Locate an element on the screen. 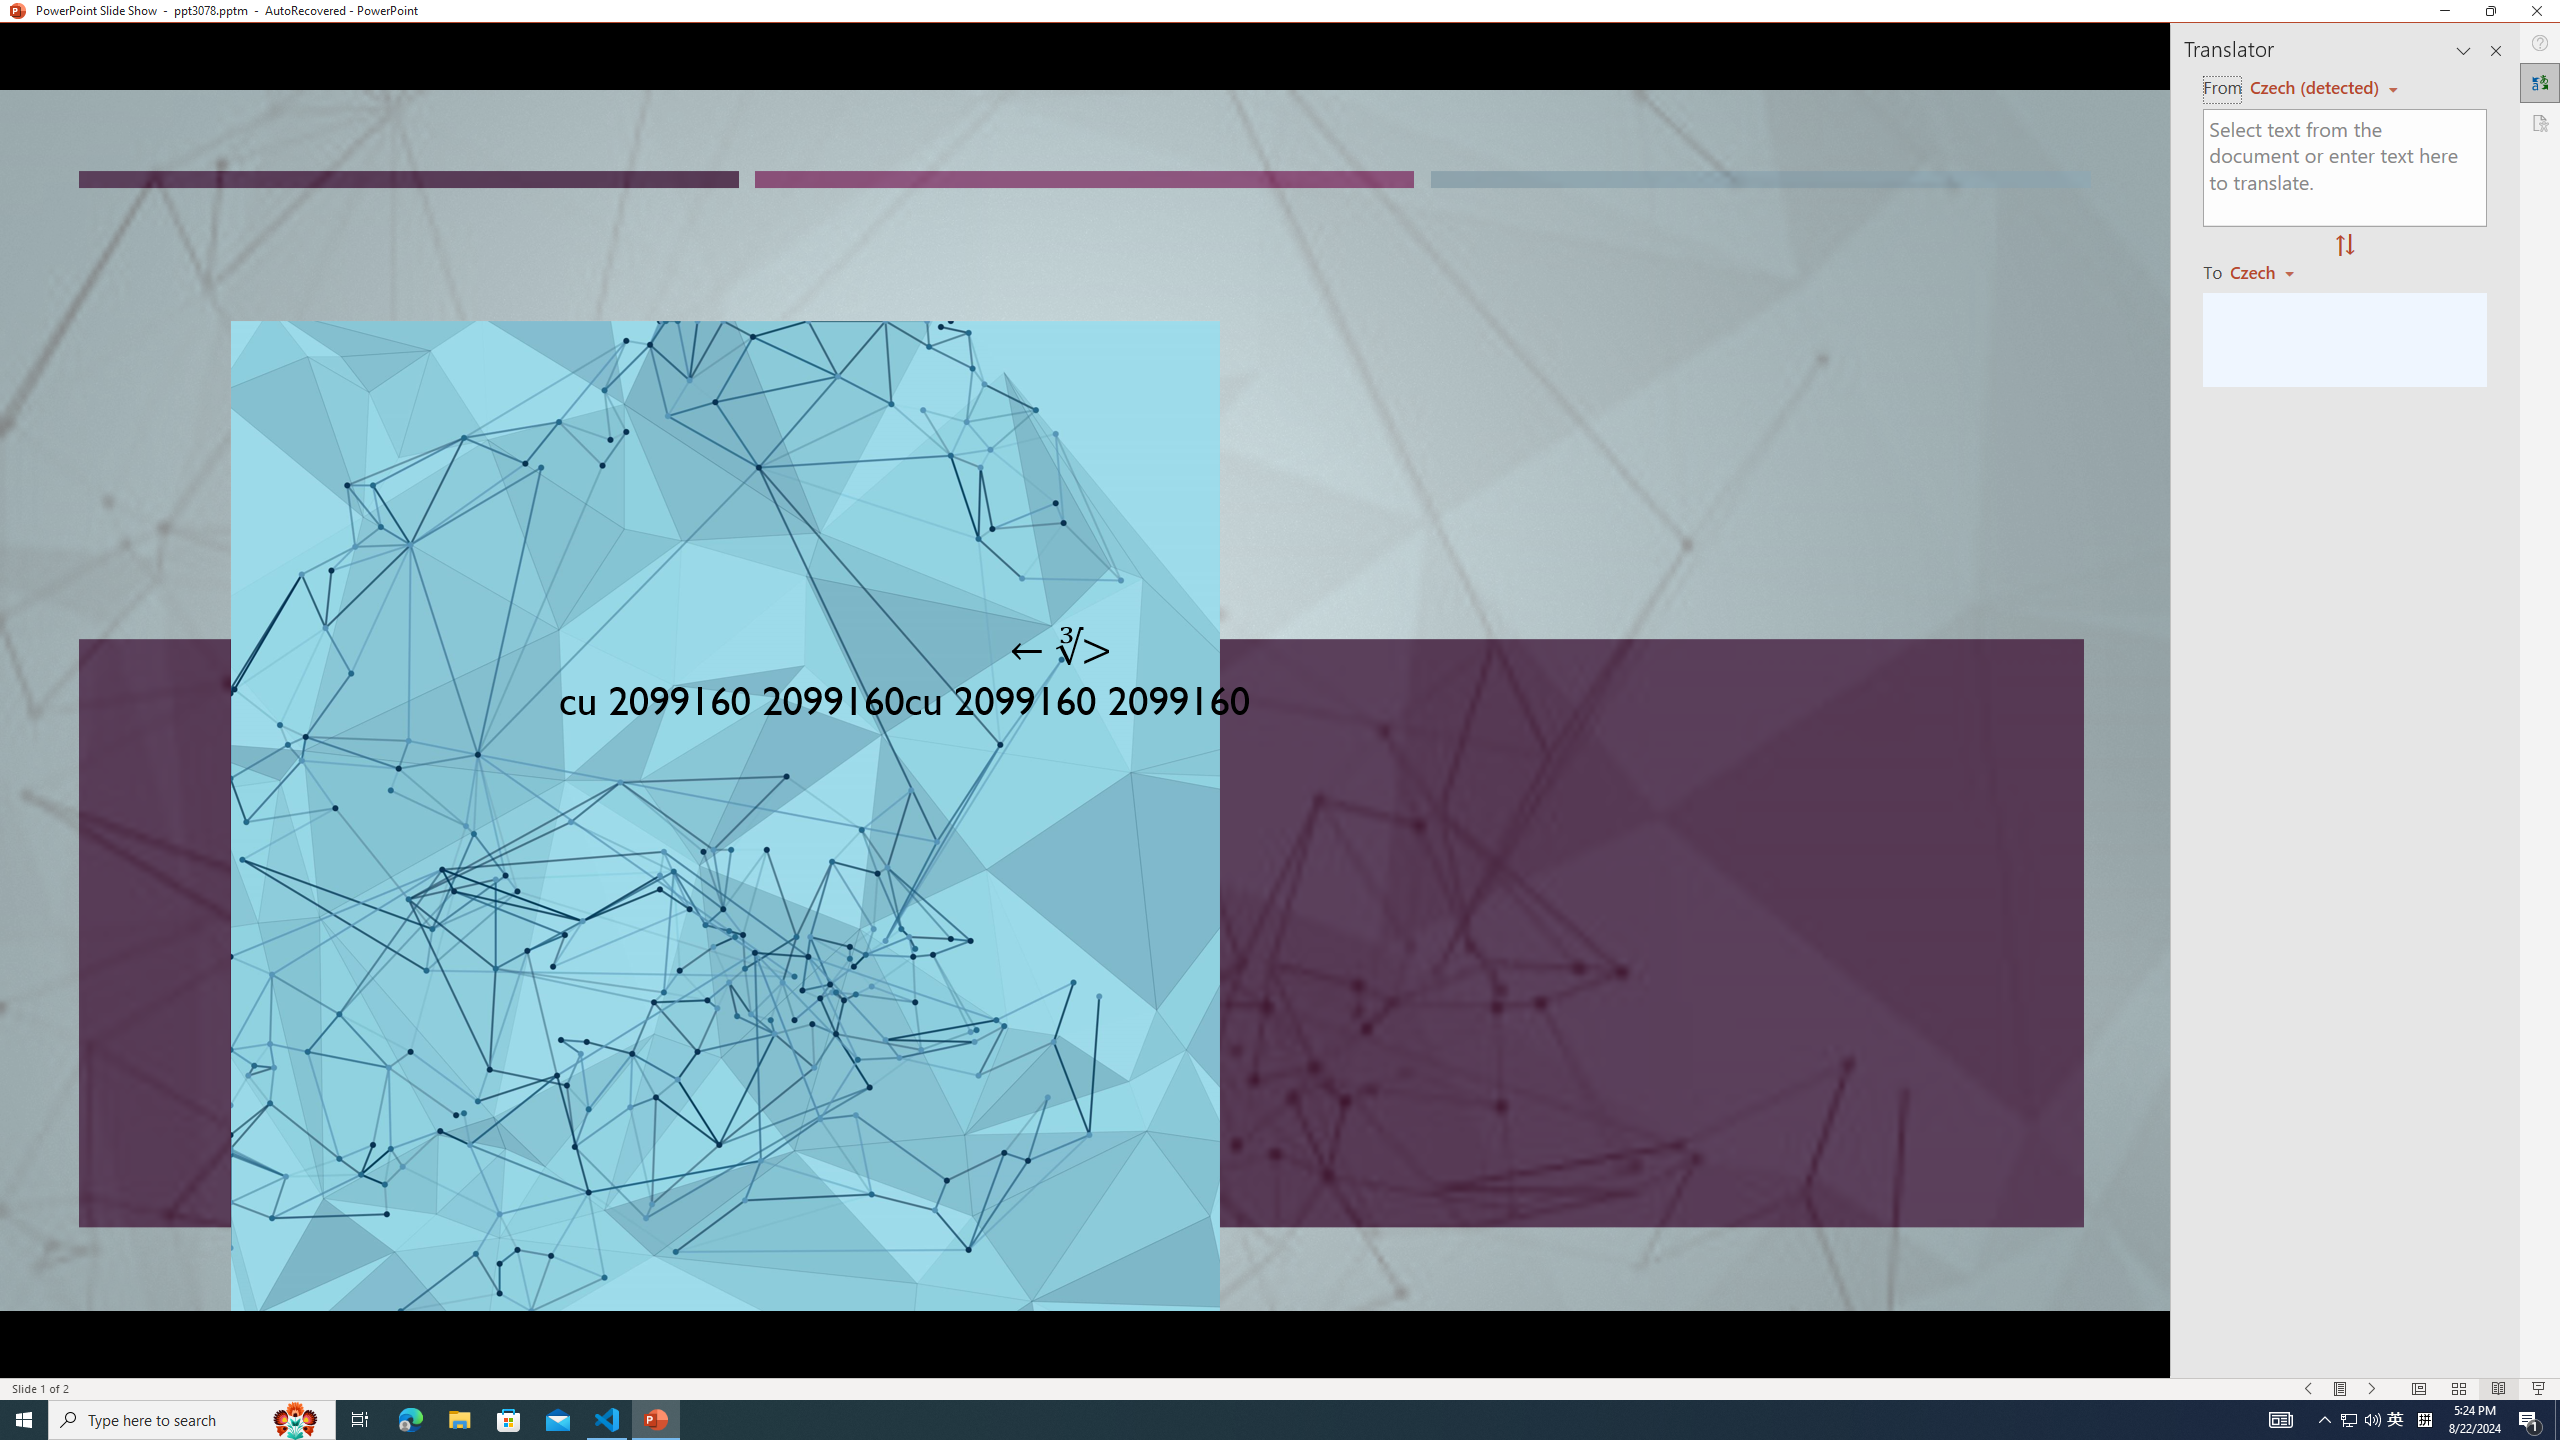  'Czech' is located at coordinates (2270, 271).